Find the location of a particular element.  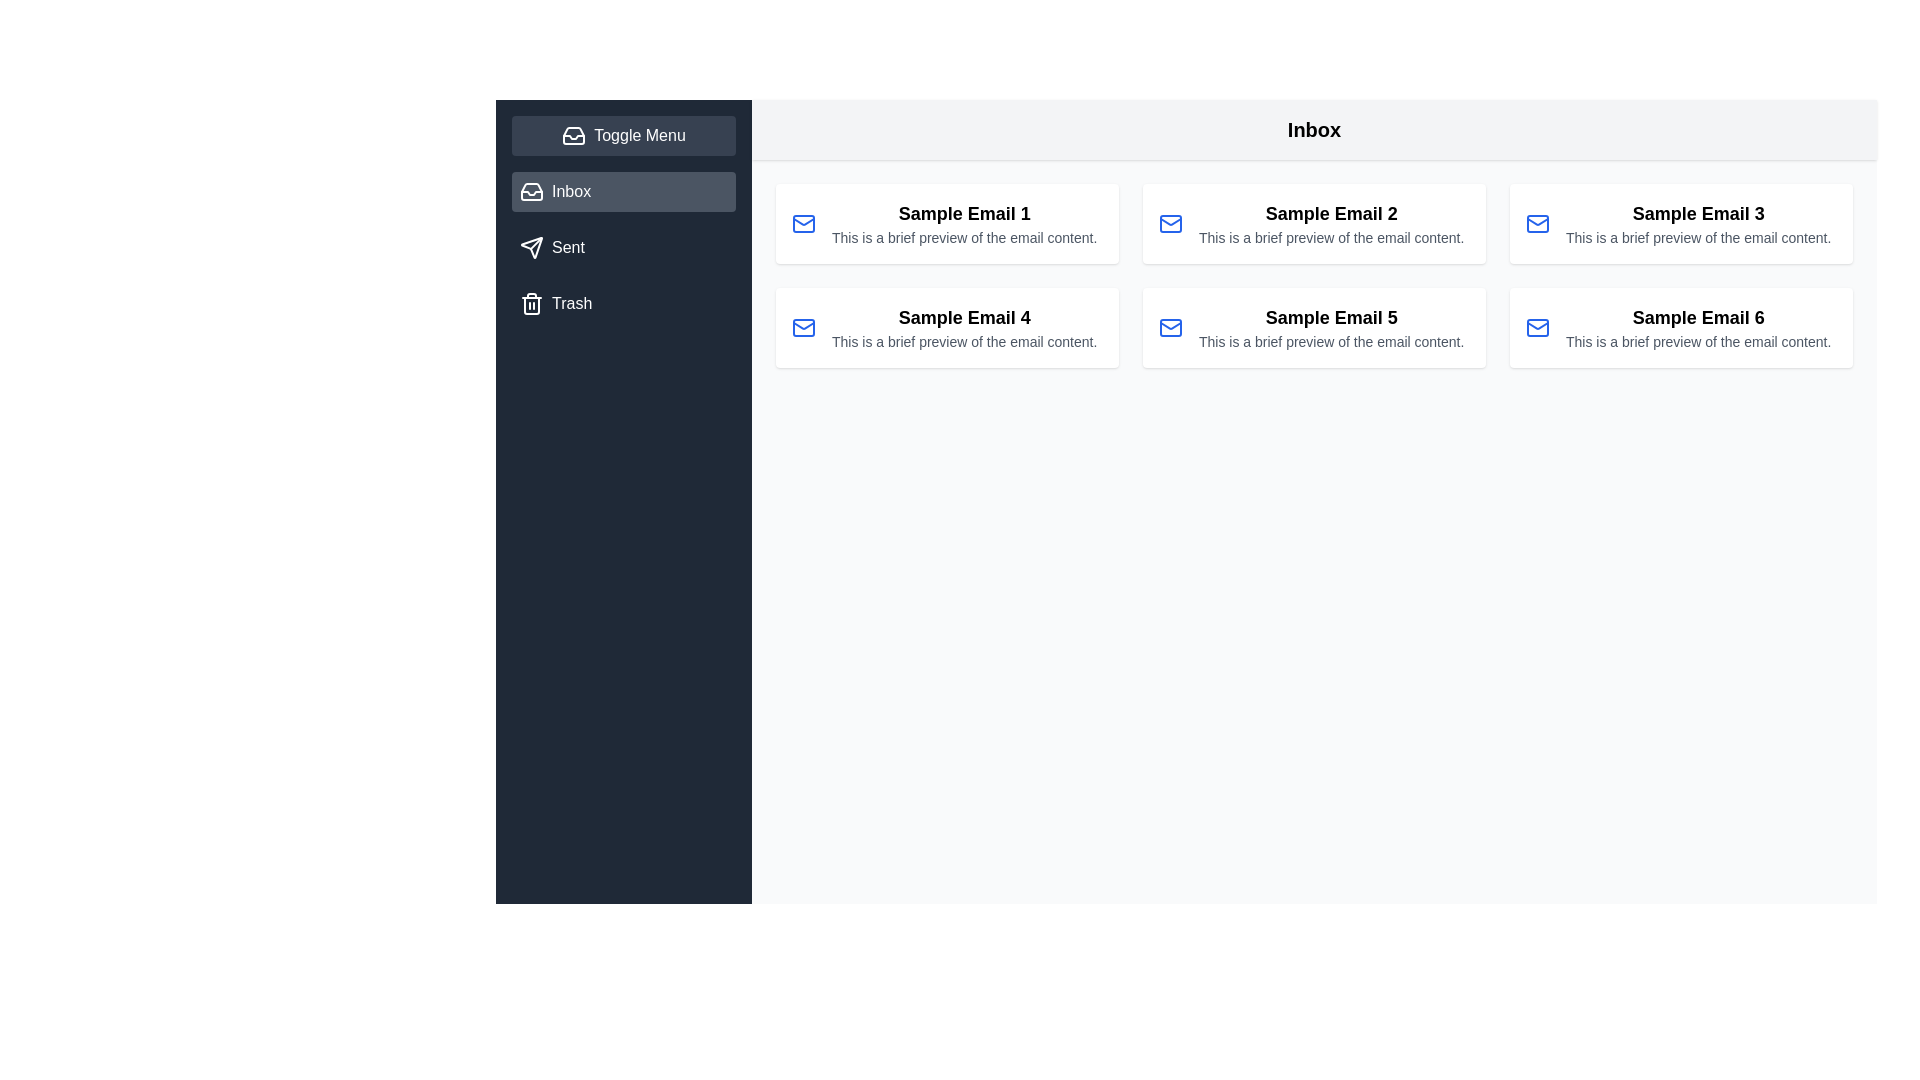

the clickable email preview tile in the inbox view is located at coordinates (946, 223).